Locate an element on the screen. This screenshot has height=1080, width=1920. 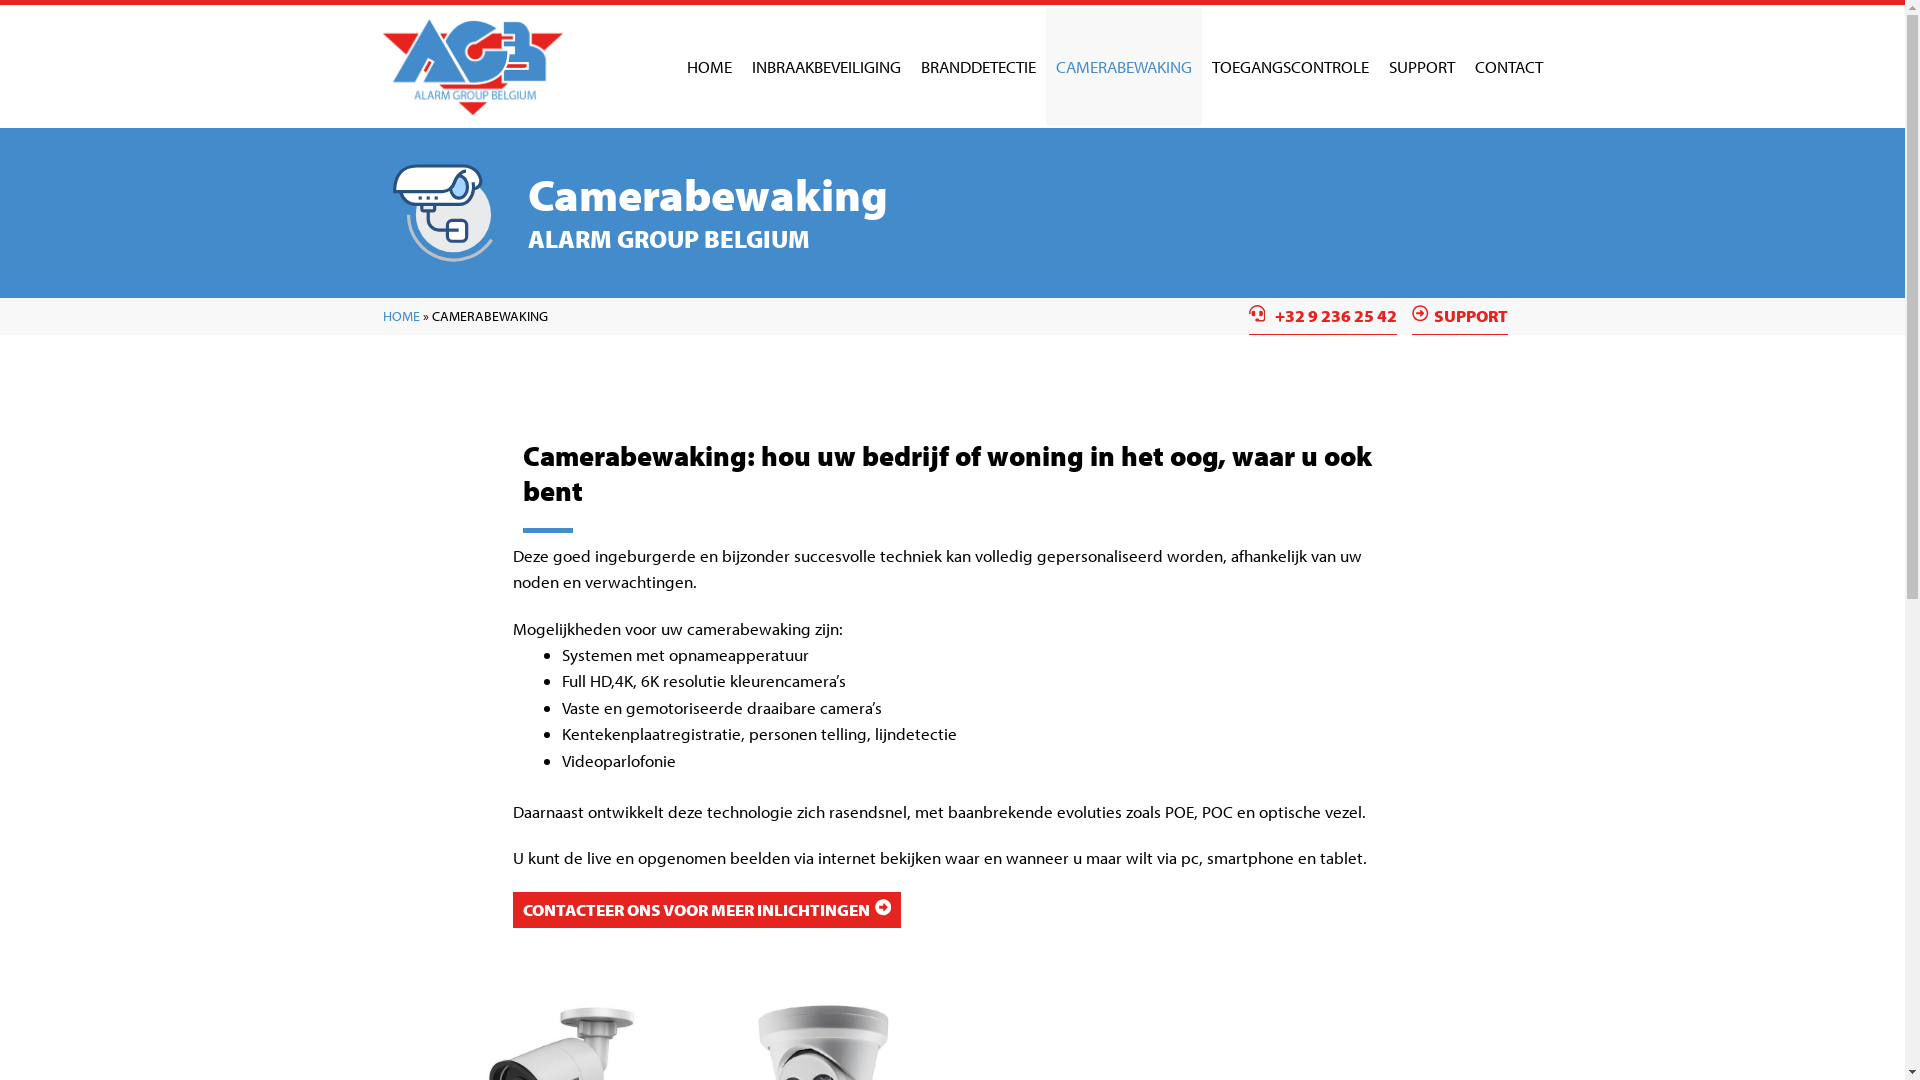
'INBRAAKBEVEILIGING' is located at coordinates (826, 65).